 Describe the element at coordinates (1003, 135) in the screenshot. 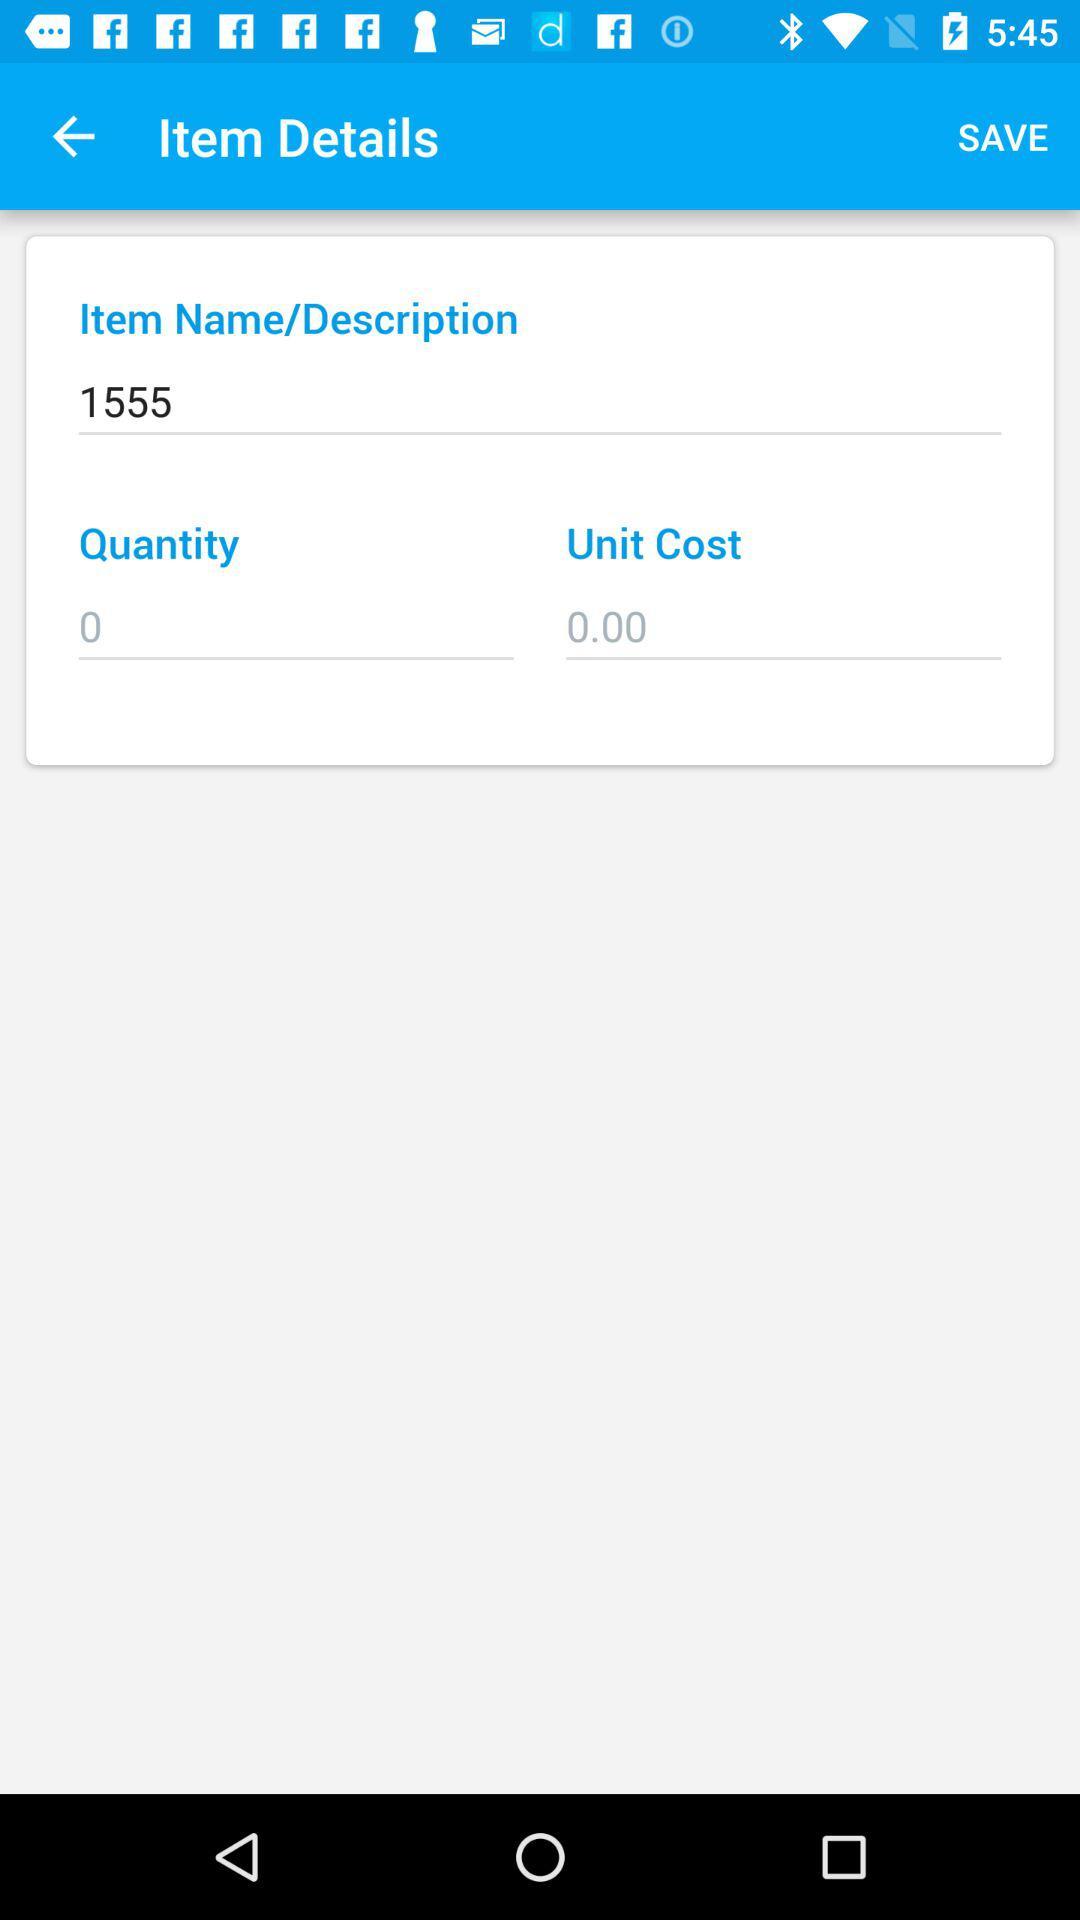

I see `the save item` at that location.